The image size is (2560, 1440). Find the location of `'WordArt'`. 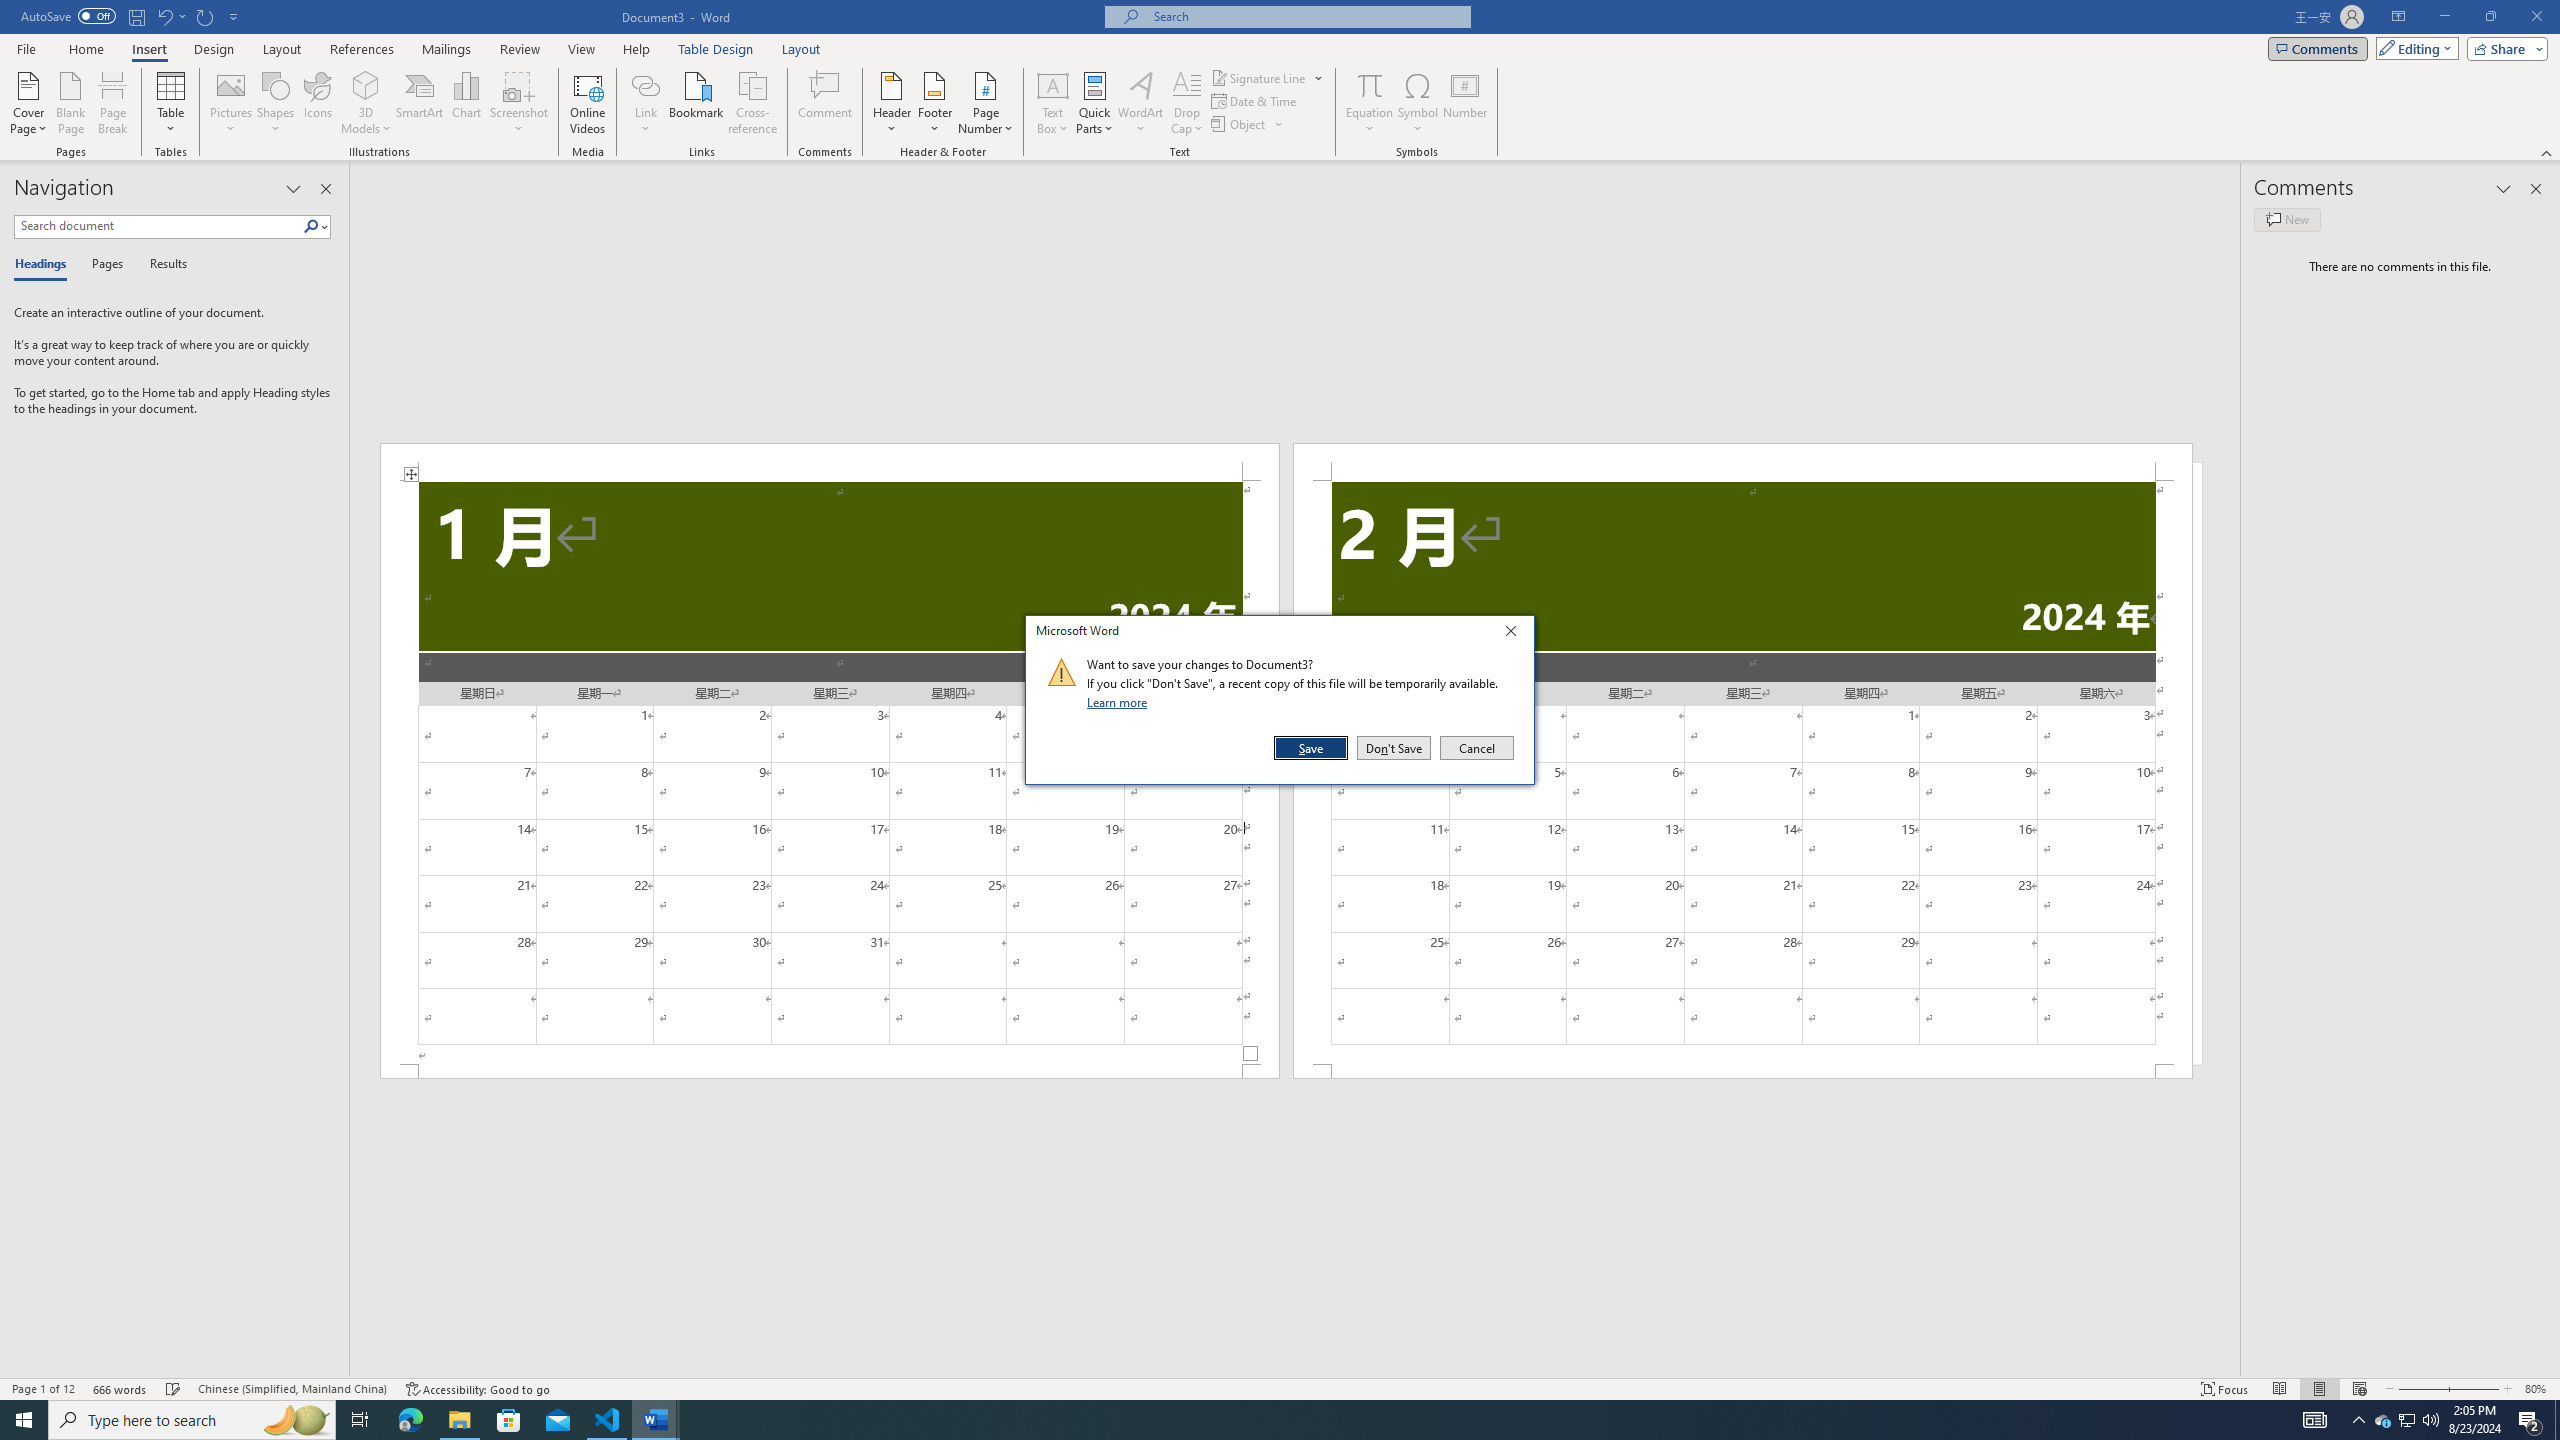

'WordArt' is located at coordinates (1140, 103).